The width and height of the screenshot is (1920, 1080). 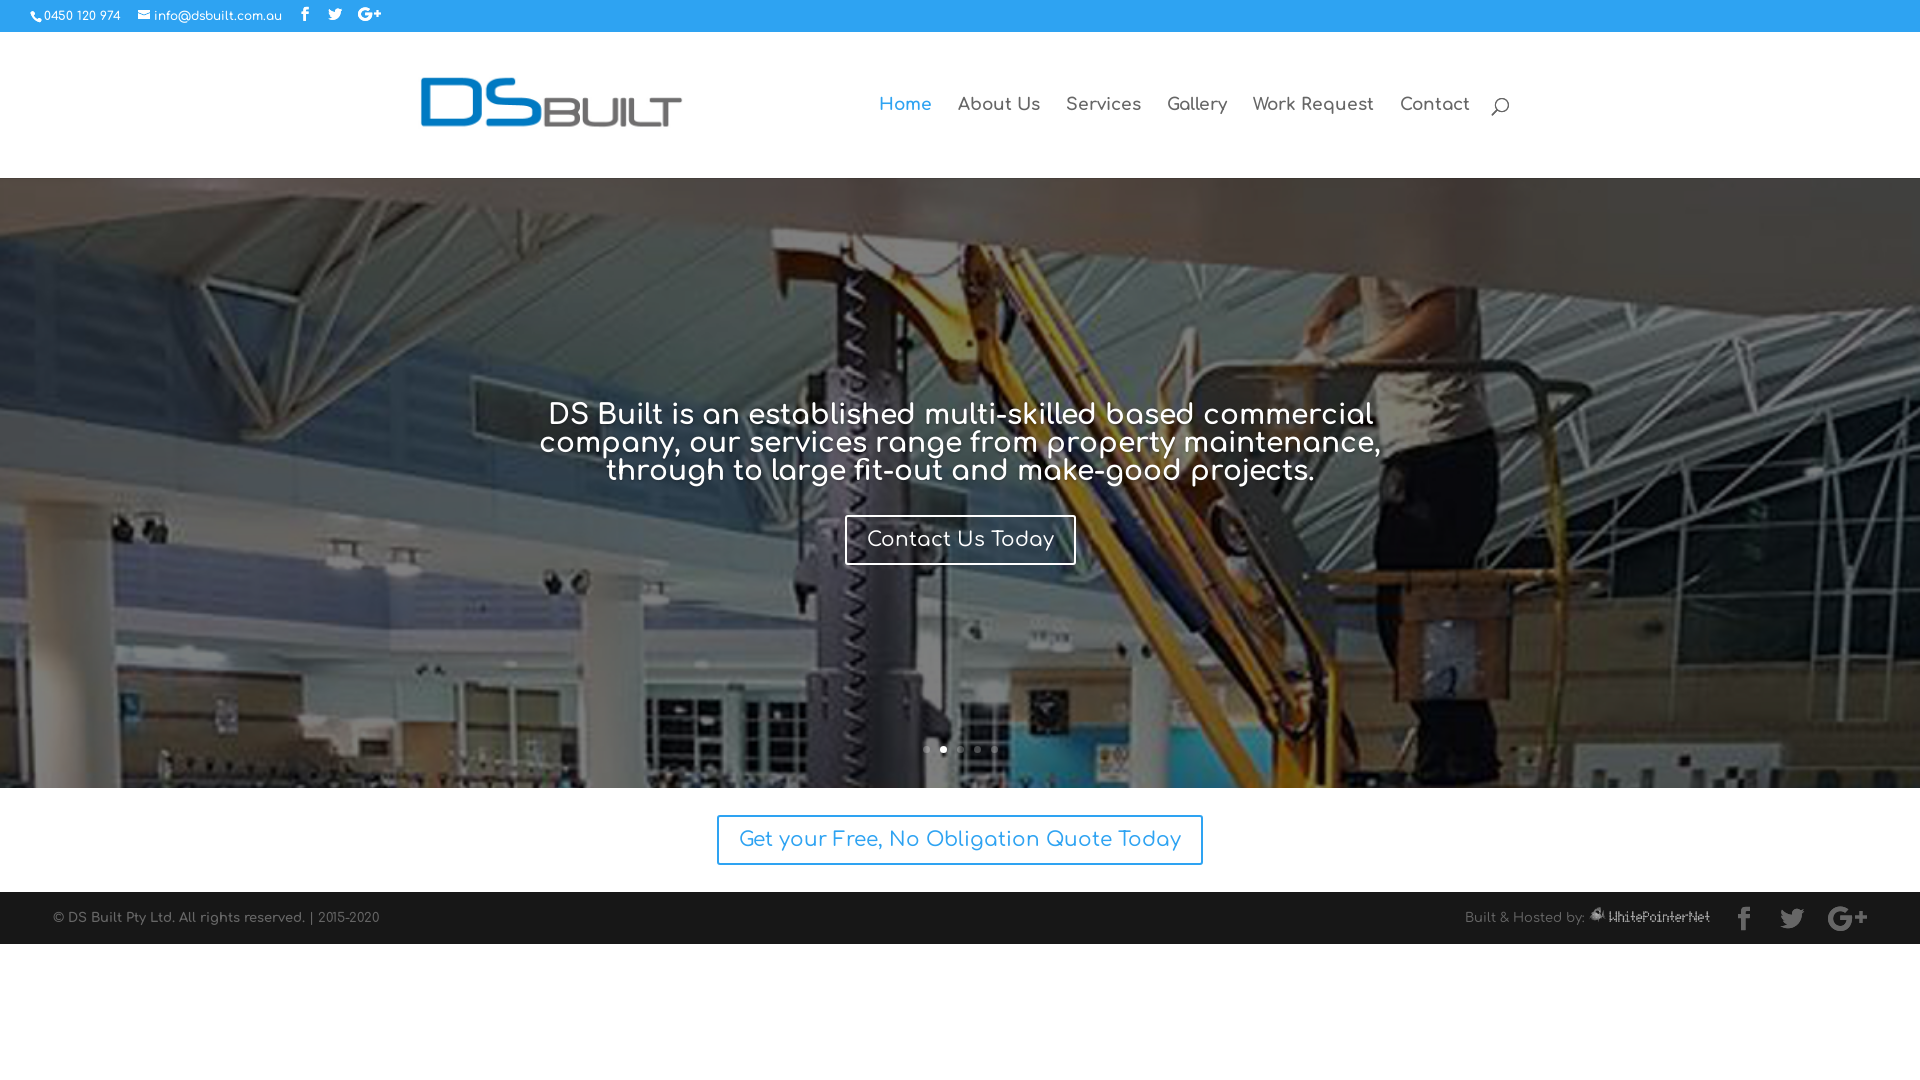 I want to click on '2', so click(x=942, y=749).